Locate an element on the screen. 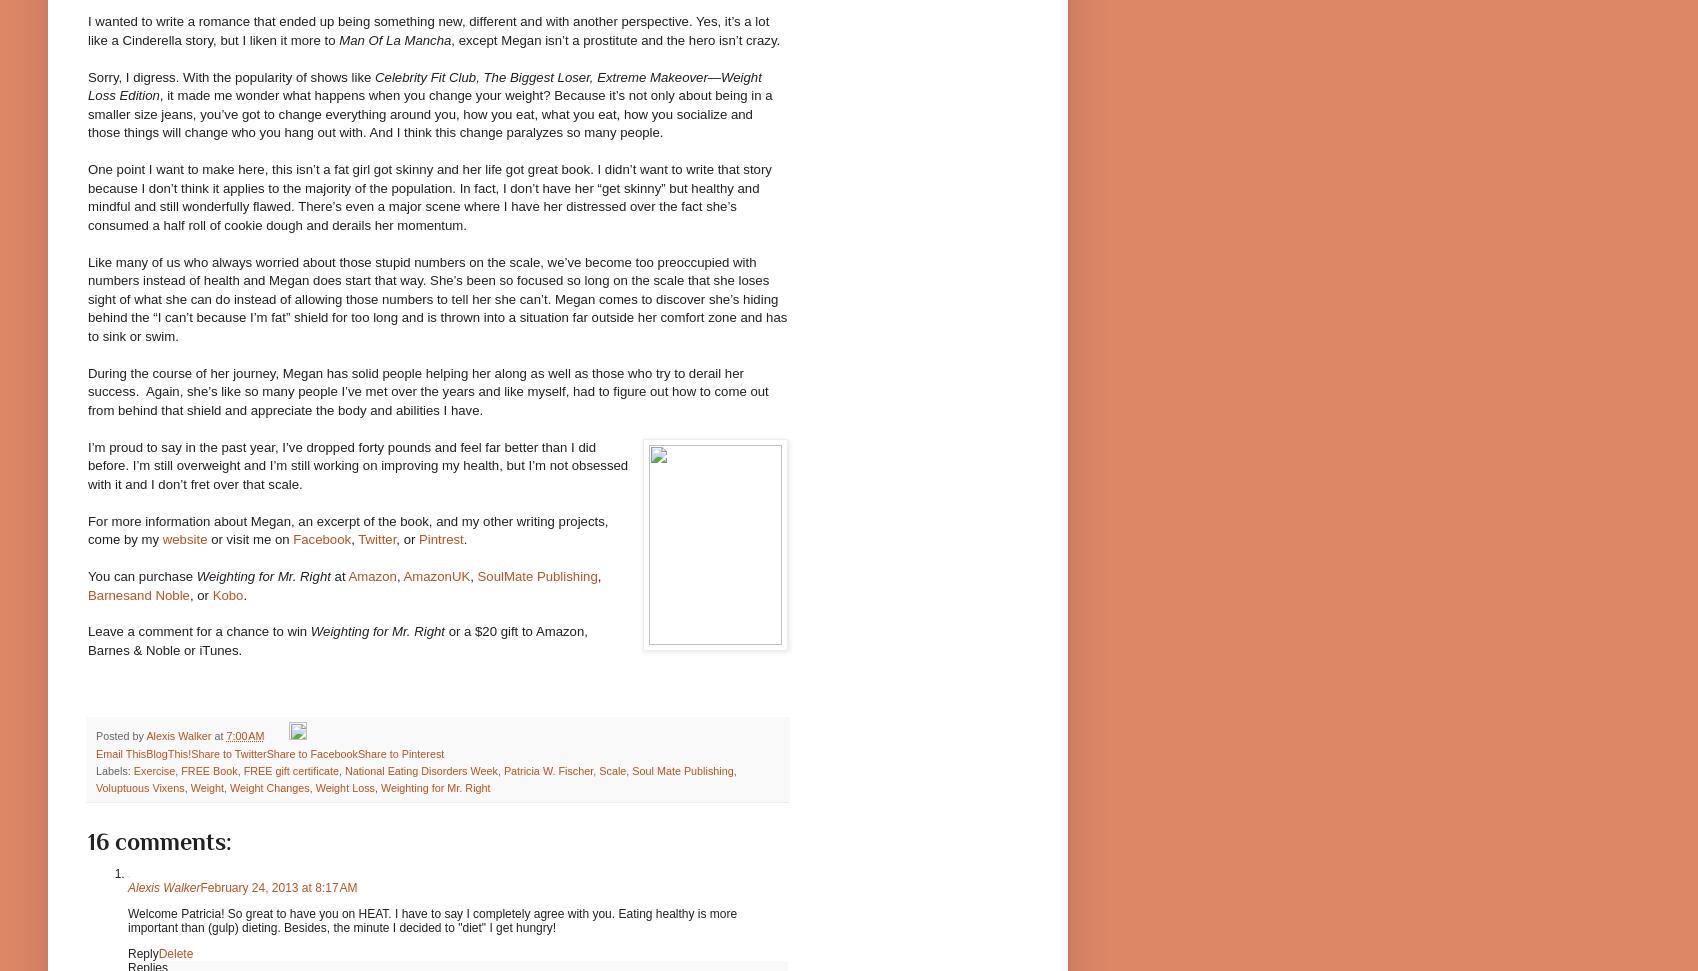  'Welcome Patricia! So great to have you on HEAT. I have to say I completely agree with you. Eating healthy is more important than (gulp) dieting. Besides, the minute I decided to "diet" I get hungry!' is located at coordinates (127, 919).